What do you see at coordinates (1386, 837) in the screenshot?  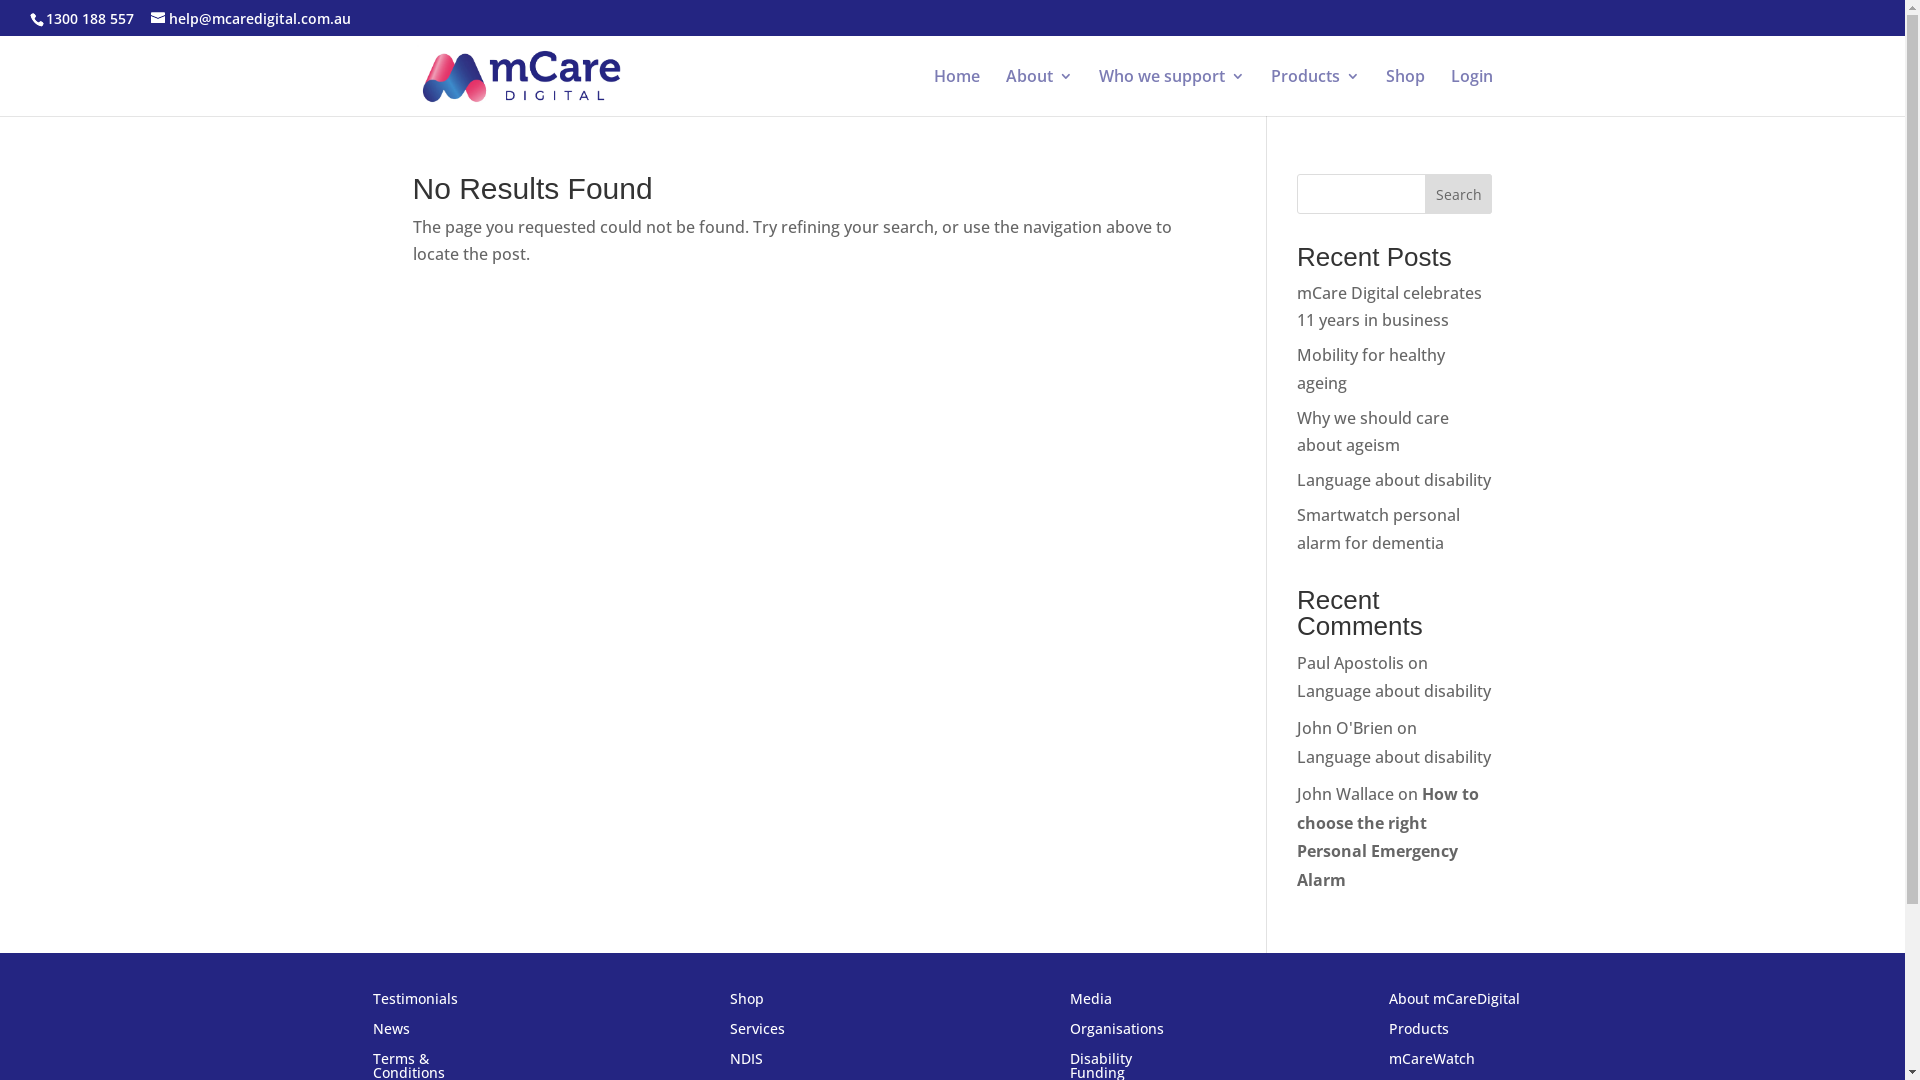 I see `'How to choose the right Personal Emergency Alarm'` at bounding box center [1386, 837].